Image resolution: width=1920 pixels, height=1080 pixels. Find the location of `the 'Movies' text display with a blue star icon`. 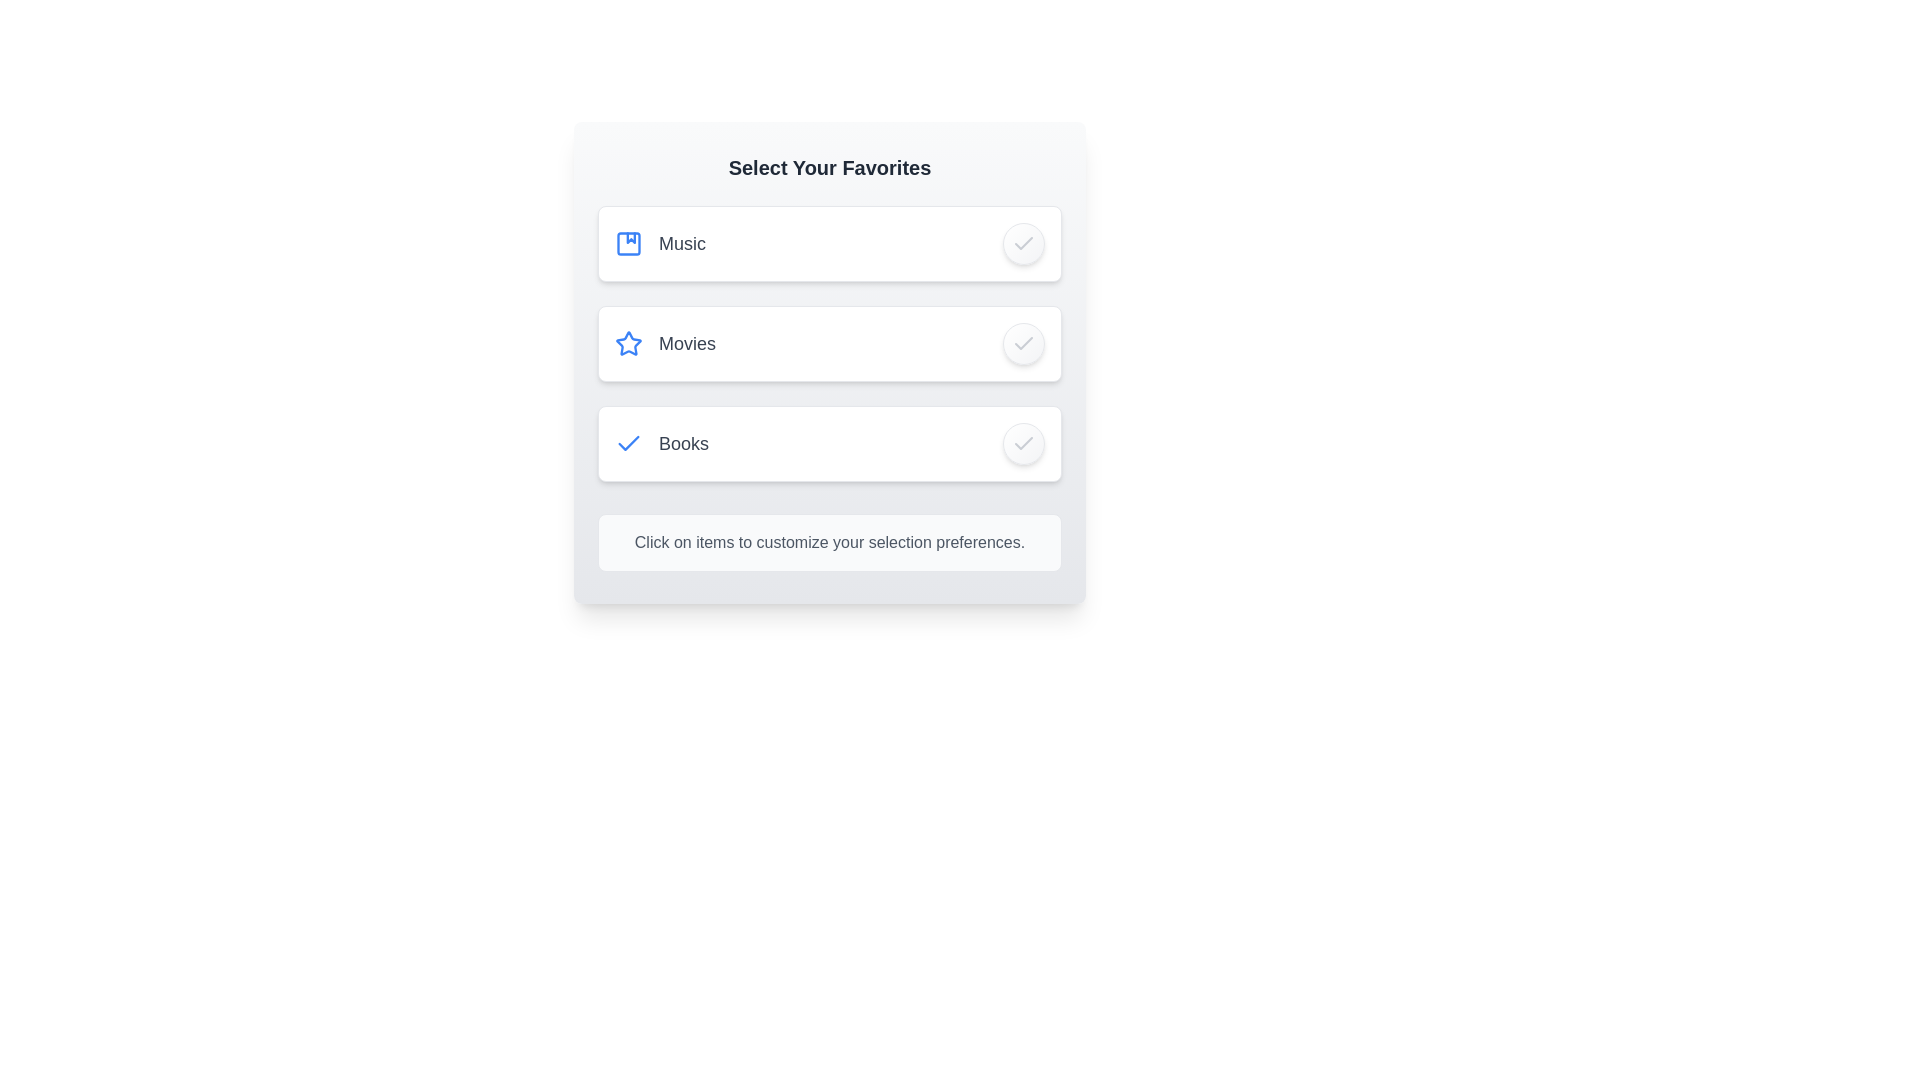

the 'Movies' text display with a blue star icon is located at coordinates (665, 342).